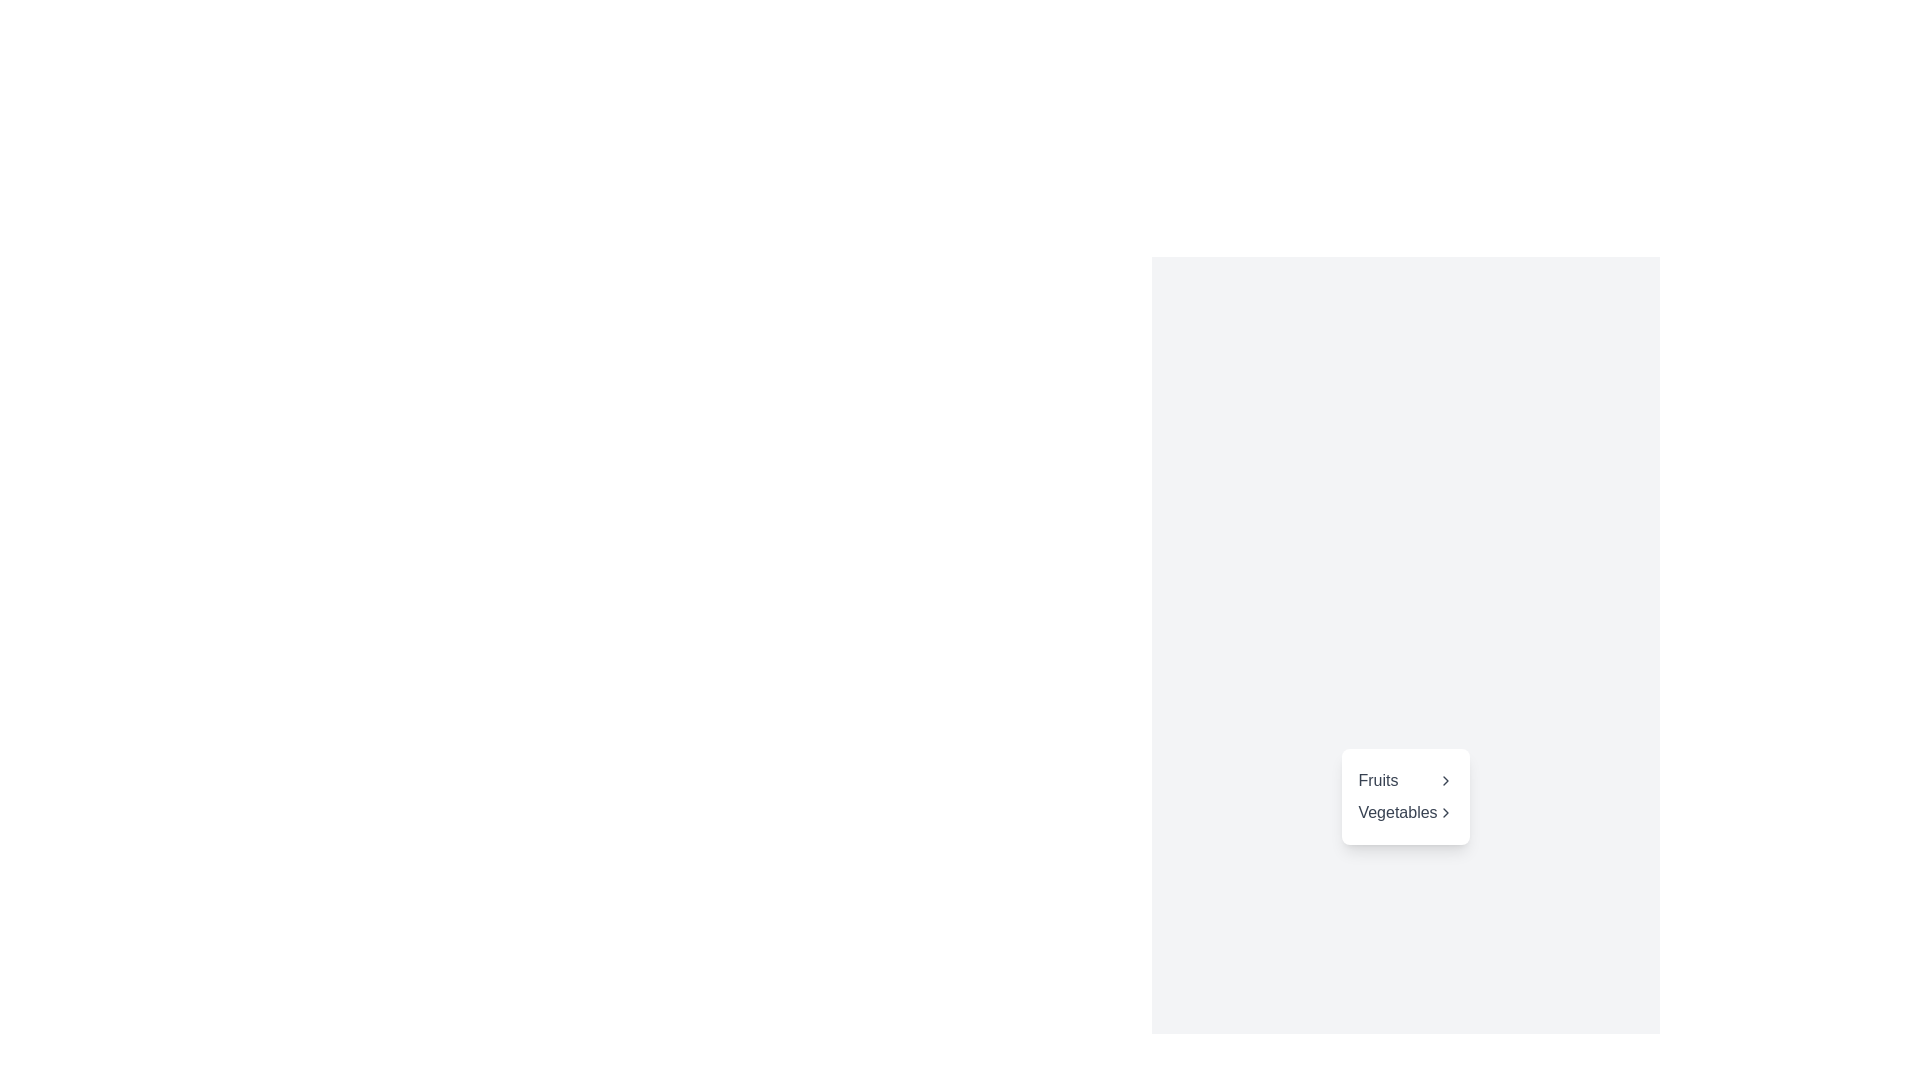  What do you see at coordinates (1445, 779) in the screenshot?
I see `the right-facing chevron icon located adjacent to the text 'Fruits' within a small white rectangular card` at bounding box center [1445, 779].